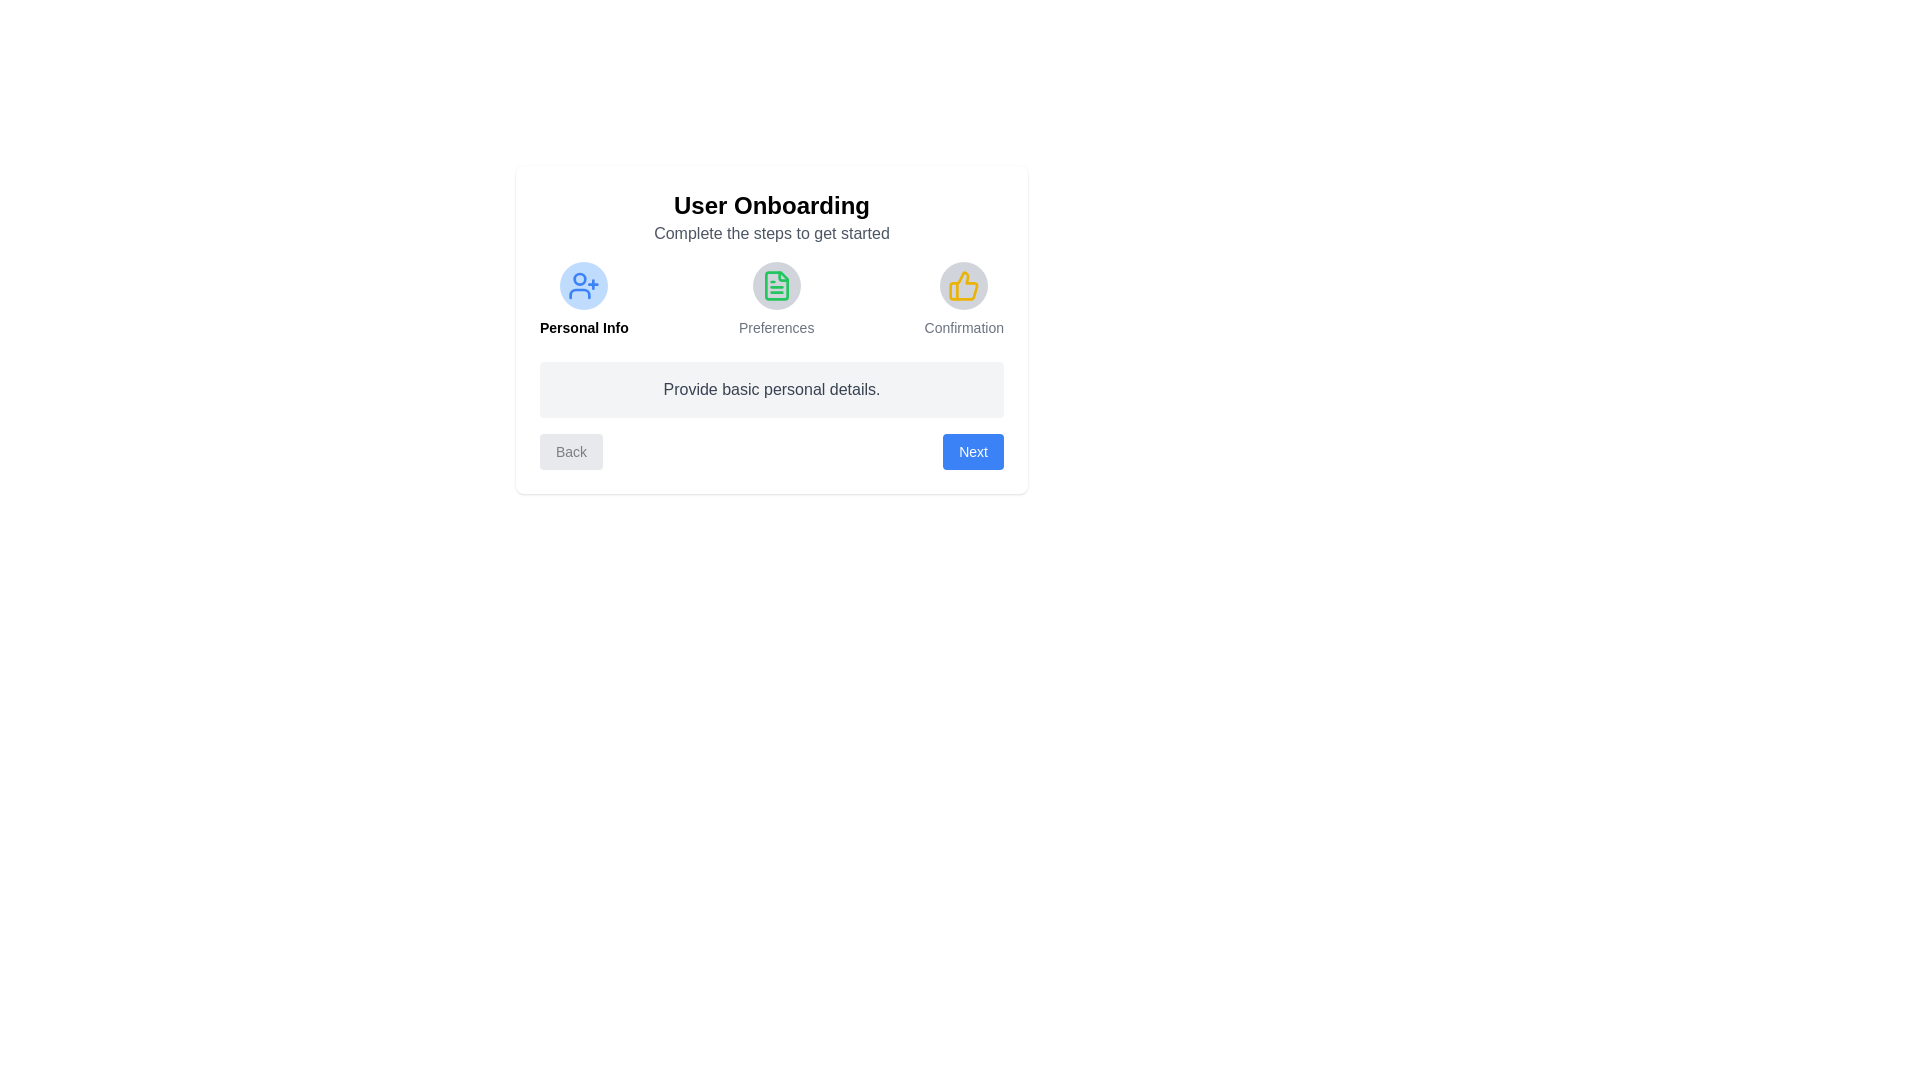 This screenshot has width=1920, height=1080. Describe the element at coordinates (964, 285) in the screenshot. I see `the step icon corresponding to the step Confirmation to view its details` at that location.